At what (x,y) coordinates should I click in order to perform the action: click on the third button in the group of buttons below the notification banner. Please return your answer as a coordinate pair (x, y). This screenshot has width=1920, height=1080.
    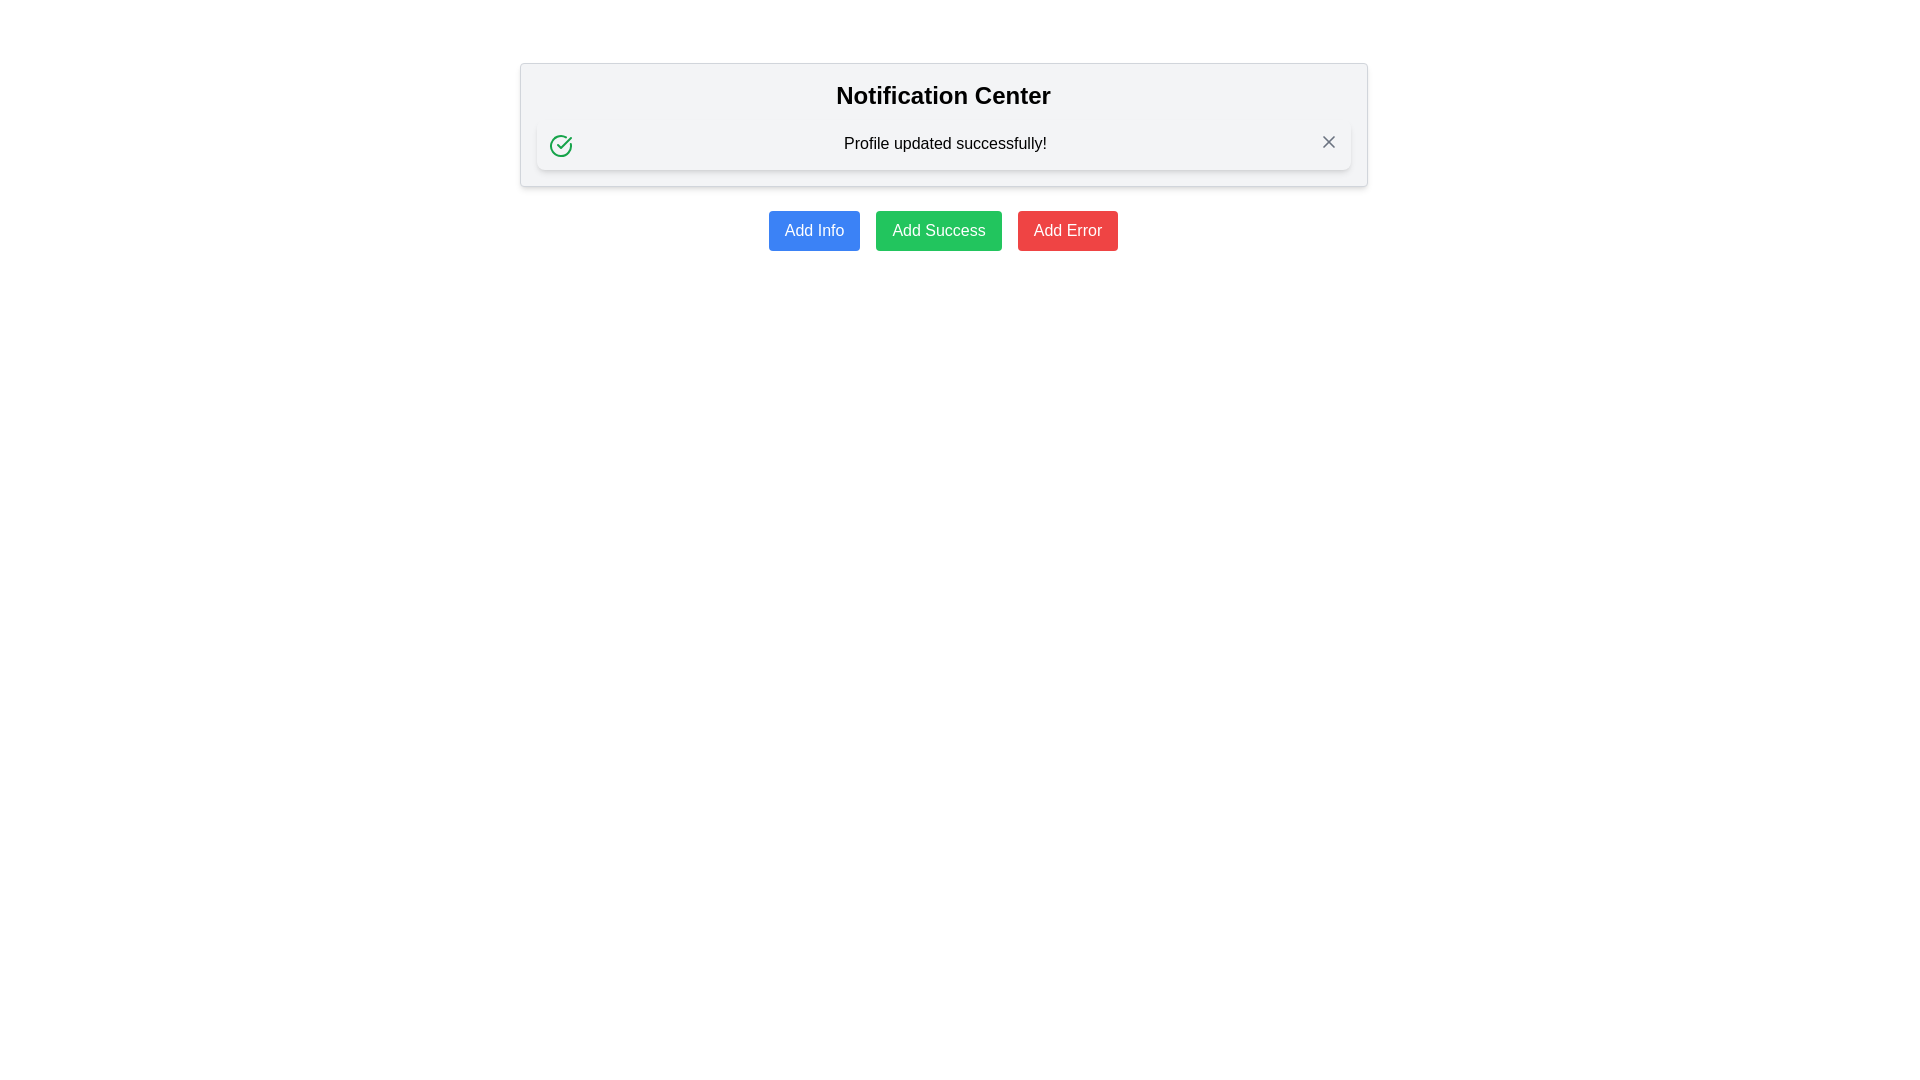
    Looking at the image, I should click on (1067, 230).